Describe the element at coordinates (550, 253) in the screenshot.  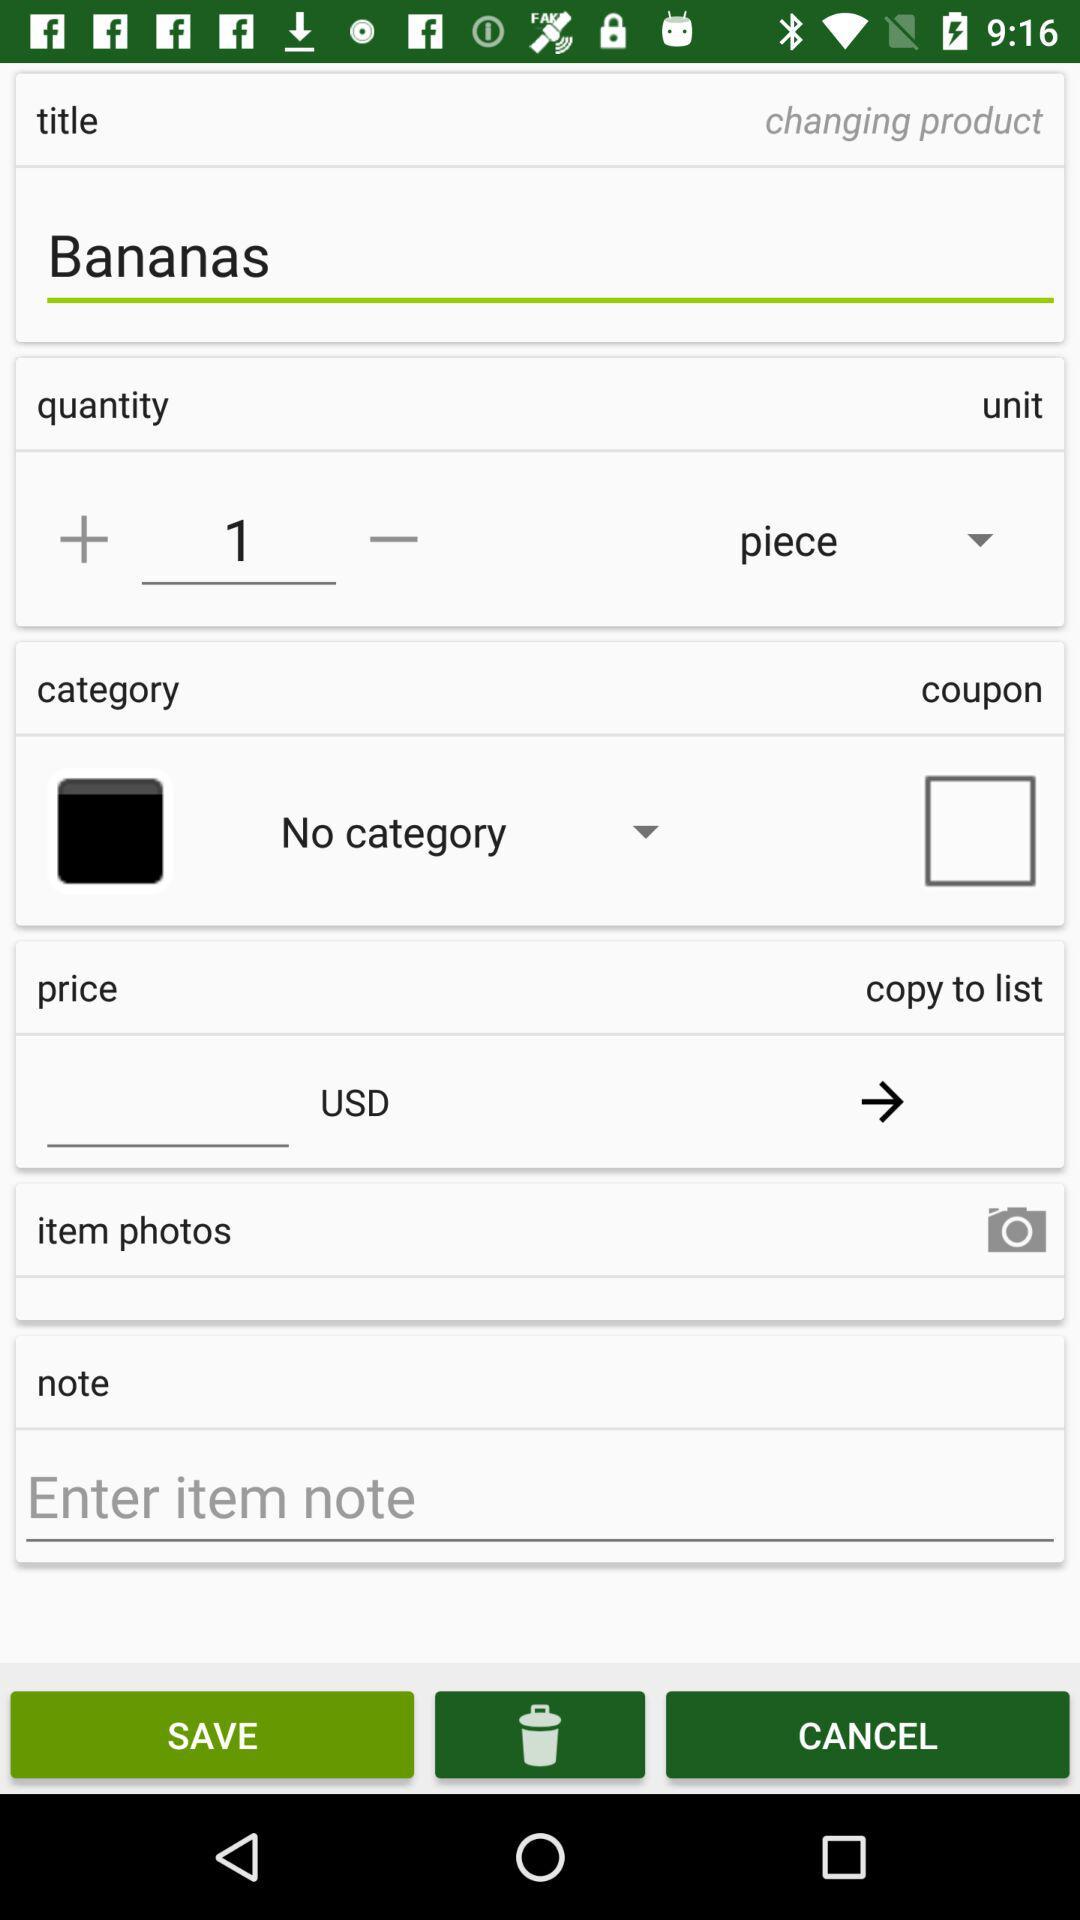
I see `bananas` at that location.